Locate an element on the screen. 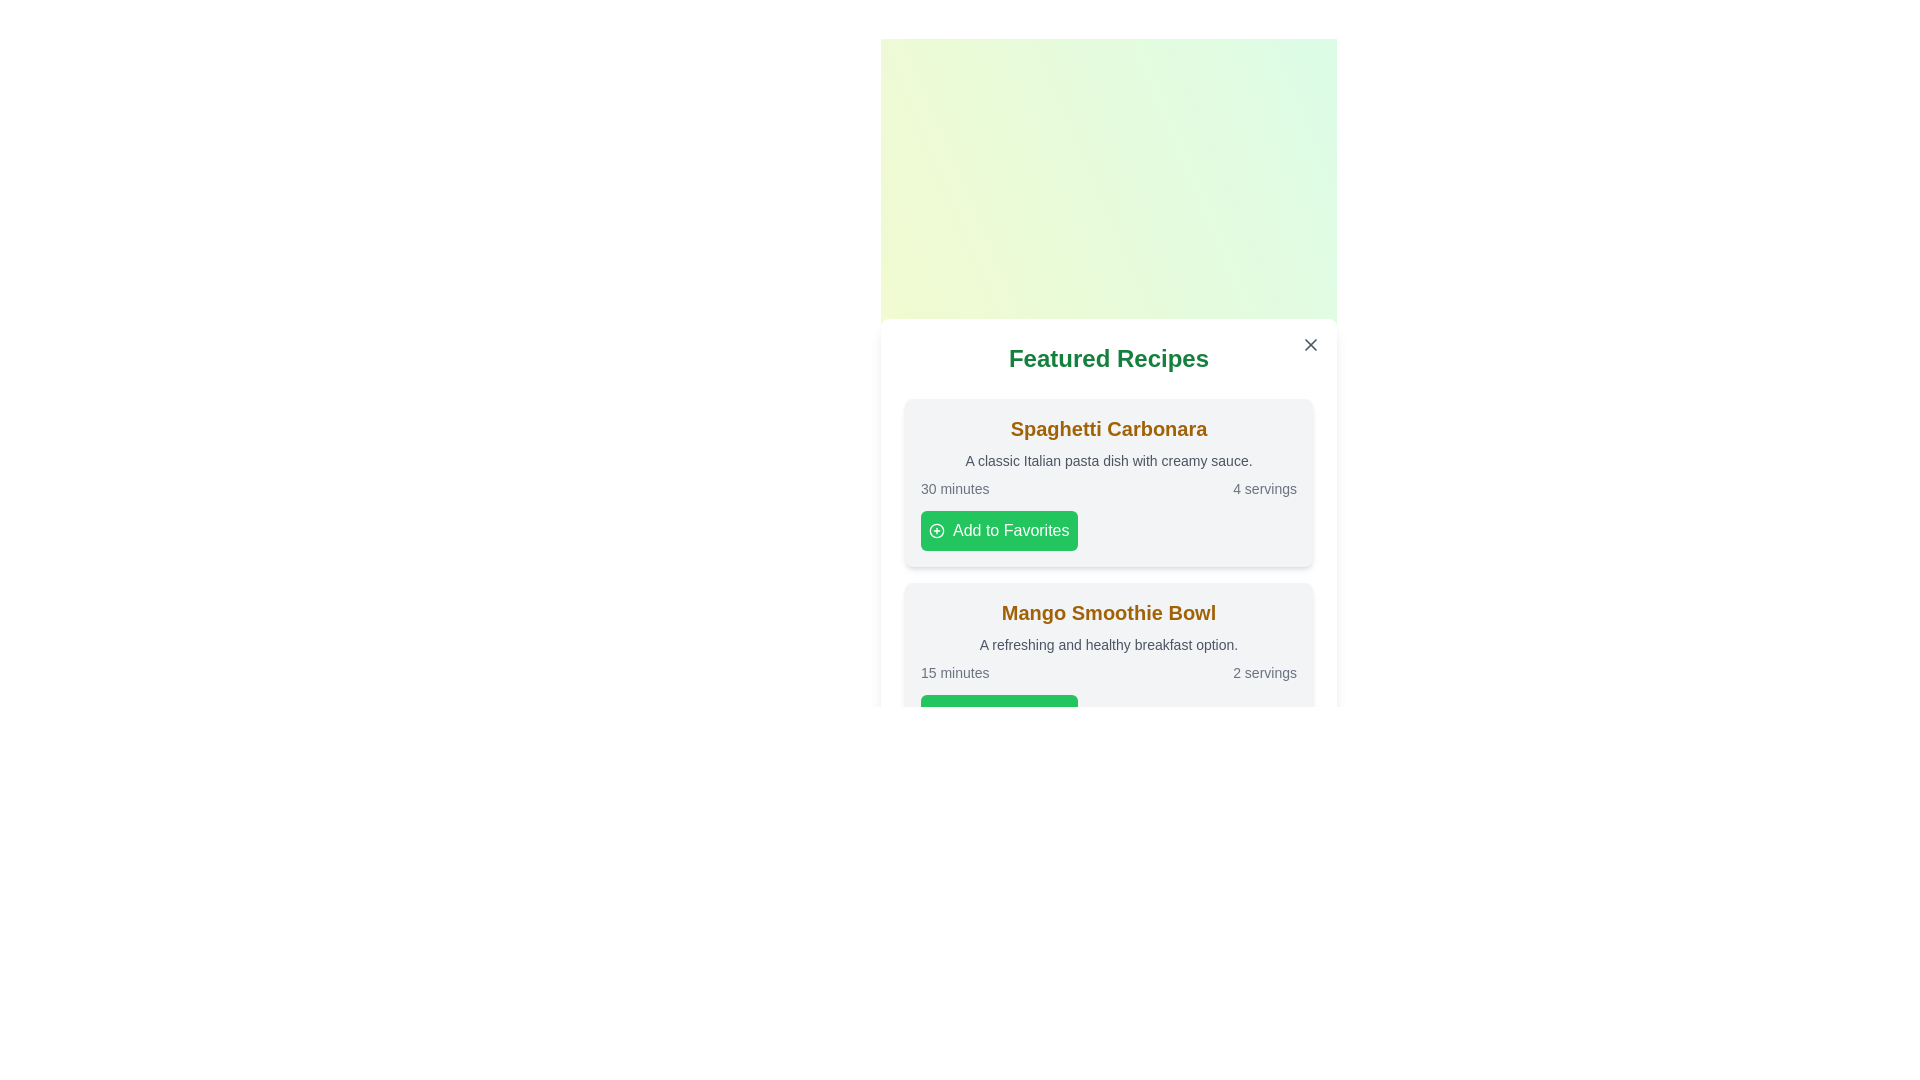  the text label displaying '4 servings' in gray font, located near the bottom-right corner of the 'Spaghetti Carbonara' recipe card, to the right of the '30 minutes' text is located at coordinates (1264, 489).